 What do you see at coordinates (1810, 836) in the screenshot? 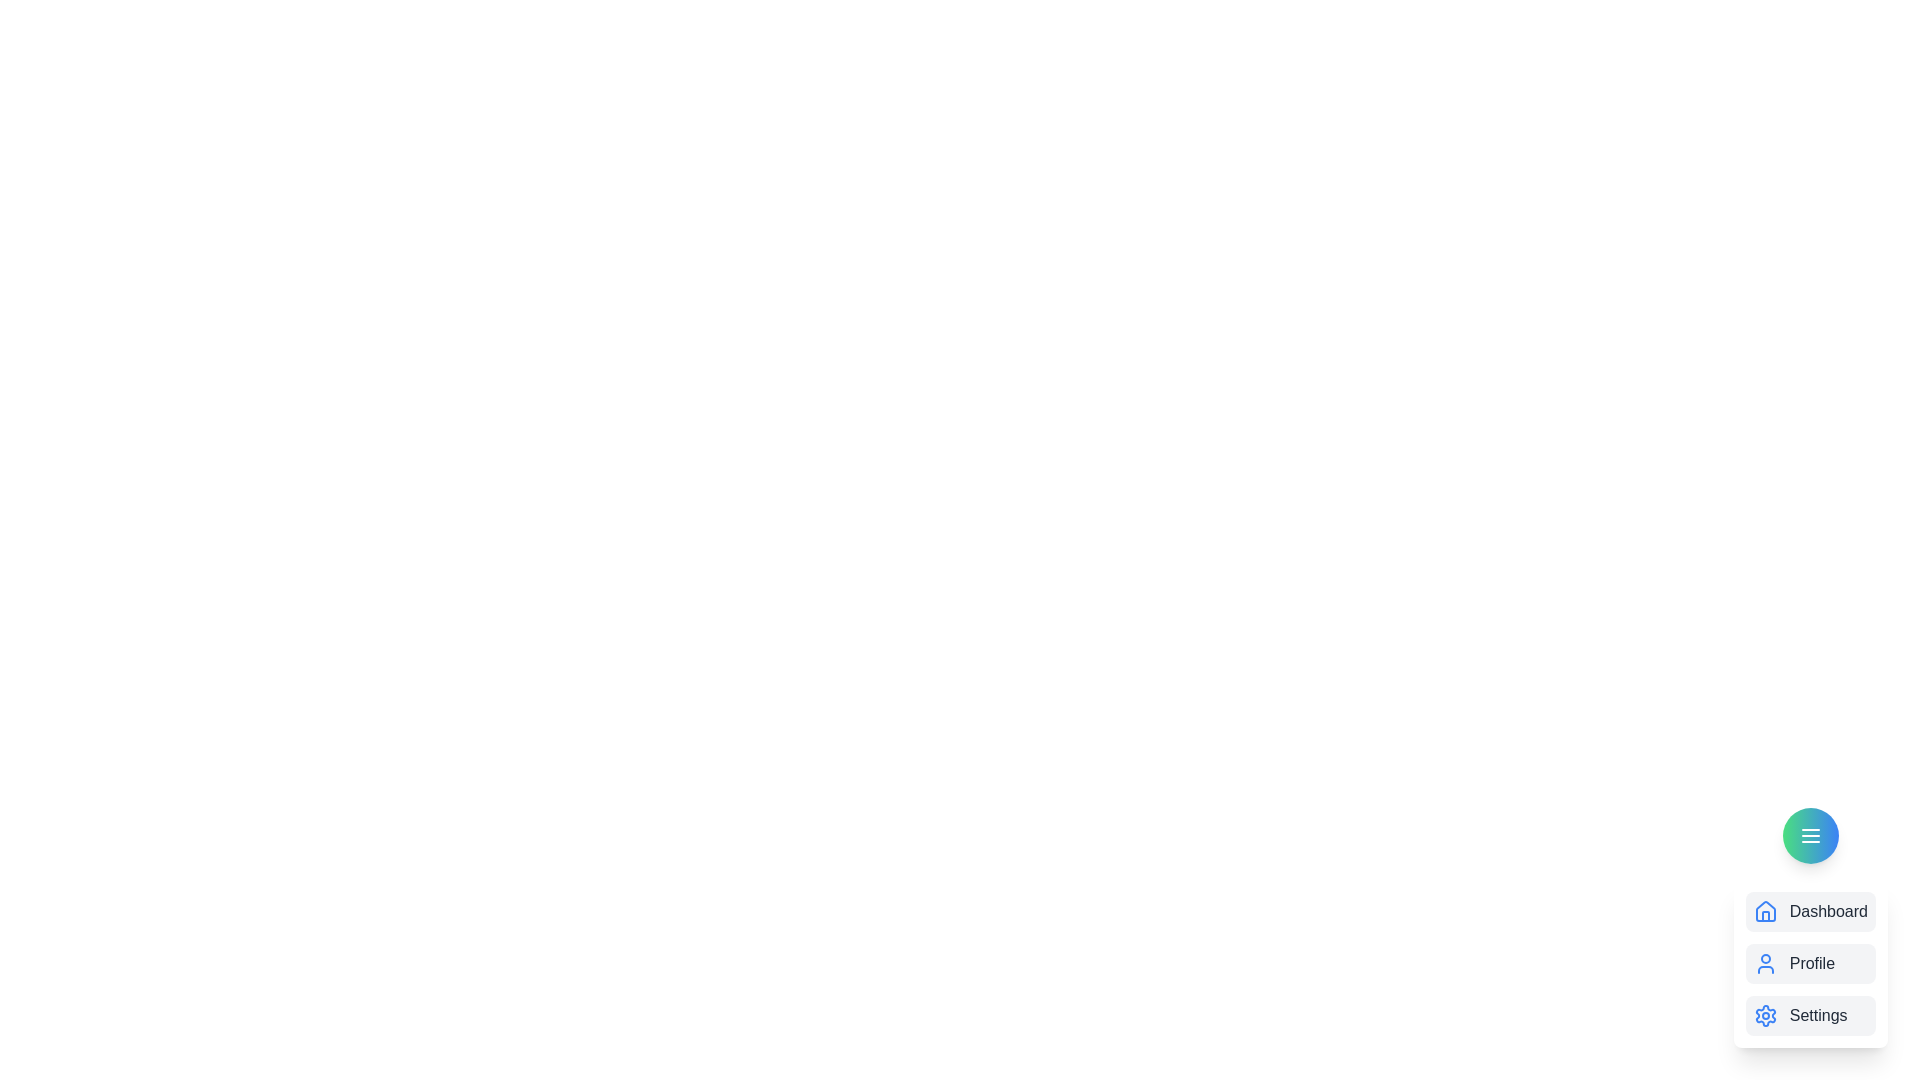
I see `the circular_button to observe the hover effect` at bounding box center [1810, 836].